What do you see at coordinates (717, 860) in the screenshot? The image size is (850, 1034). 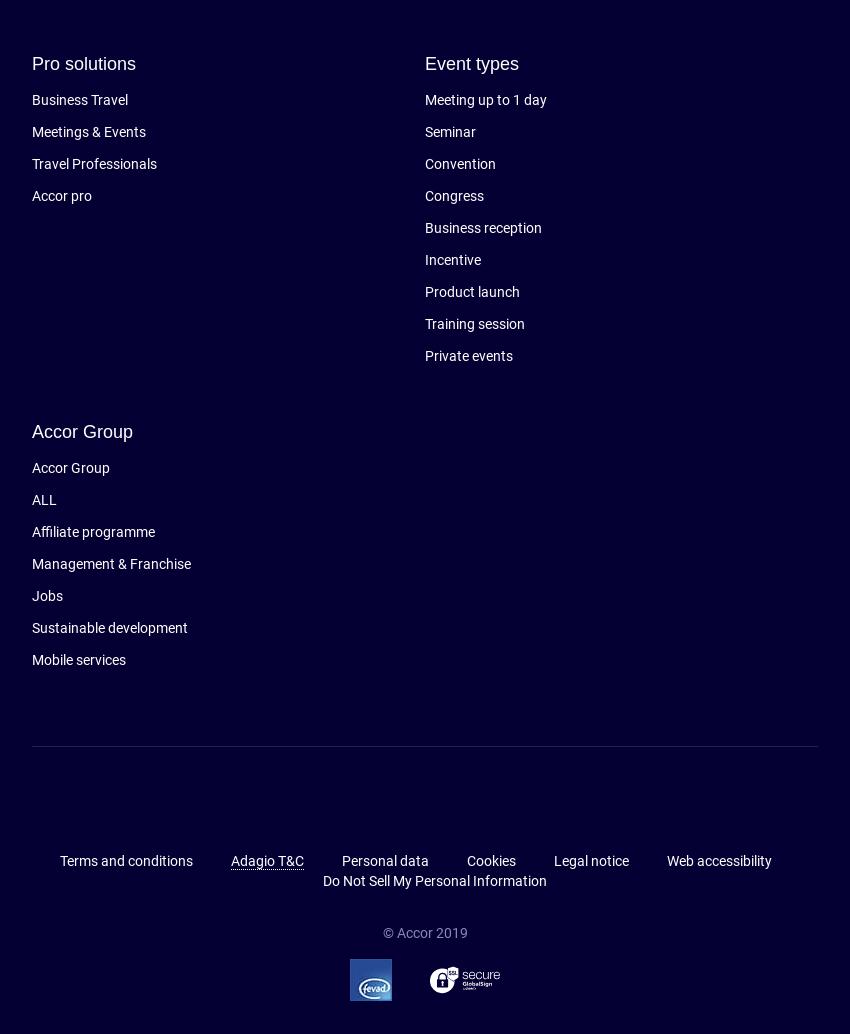 I see `'Web accessibility'` at bounding box center [717, 860].